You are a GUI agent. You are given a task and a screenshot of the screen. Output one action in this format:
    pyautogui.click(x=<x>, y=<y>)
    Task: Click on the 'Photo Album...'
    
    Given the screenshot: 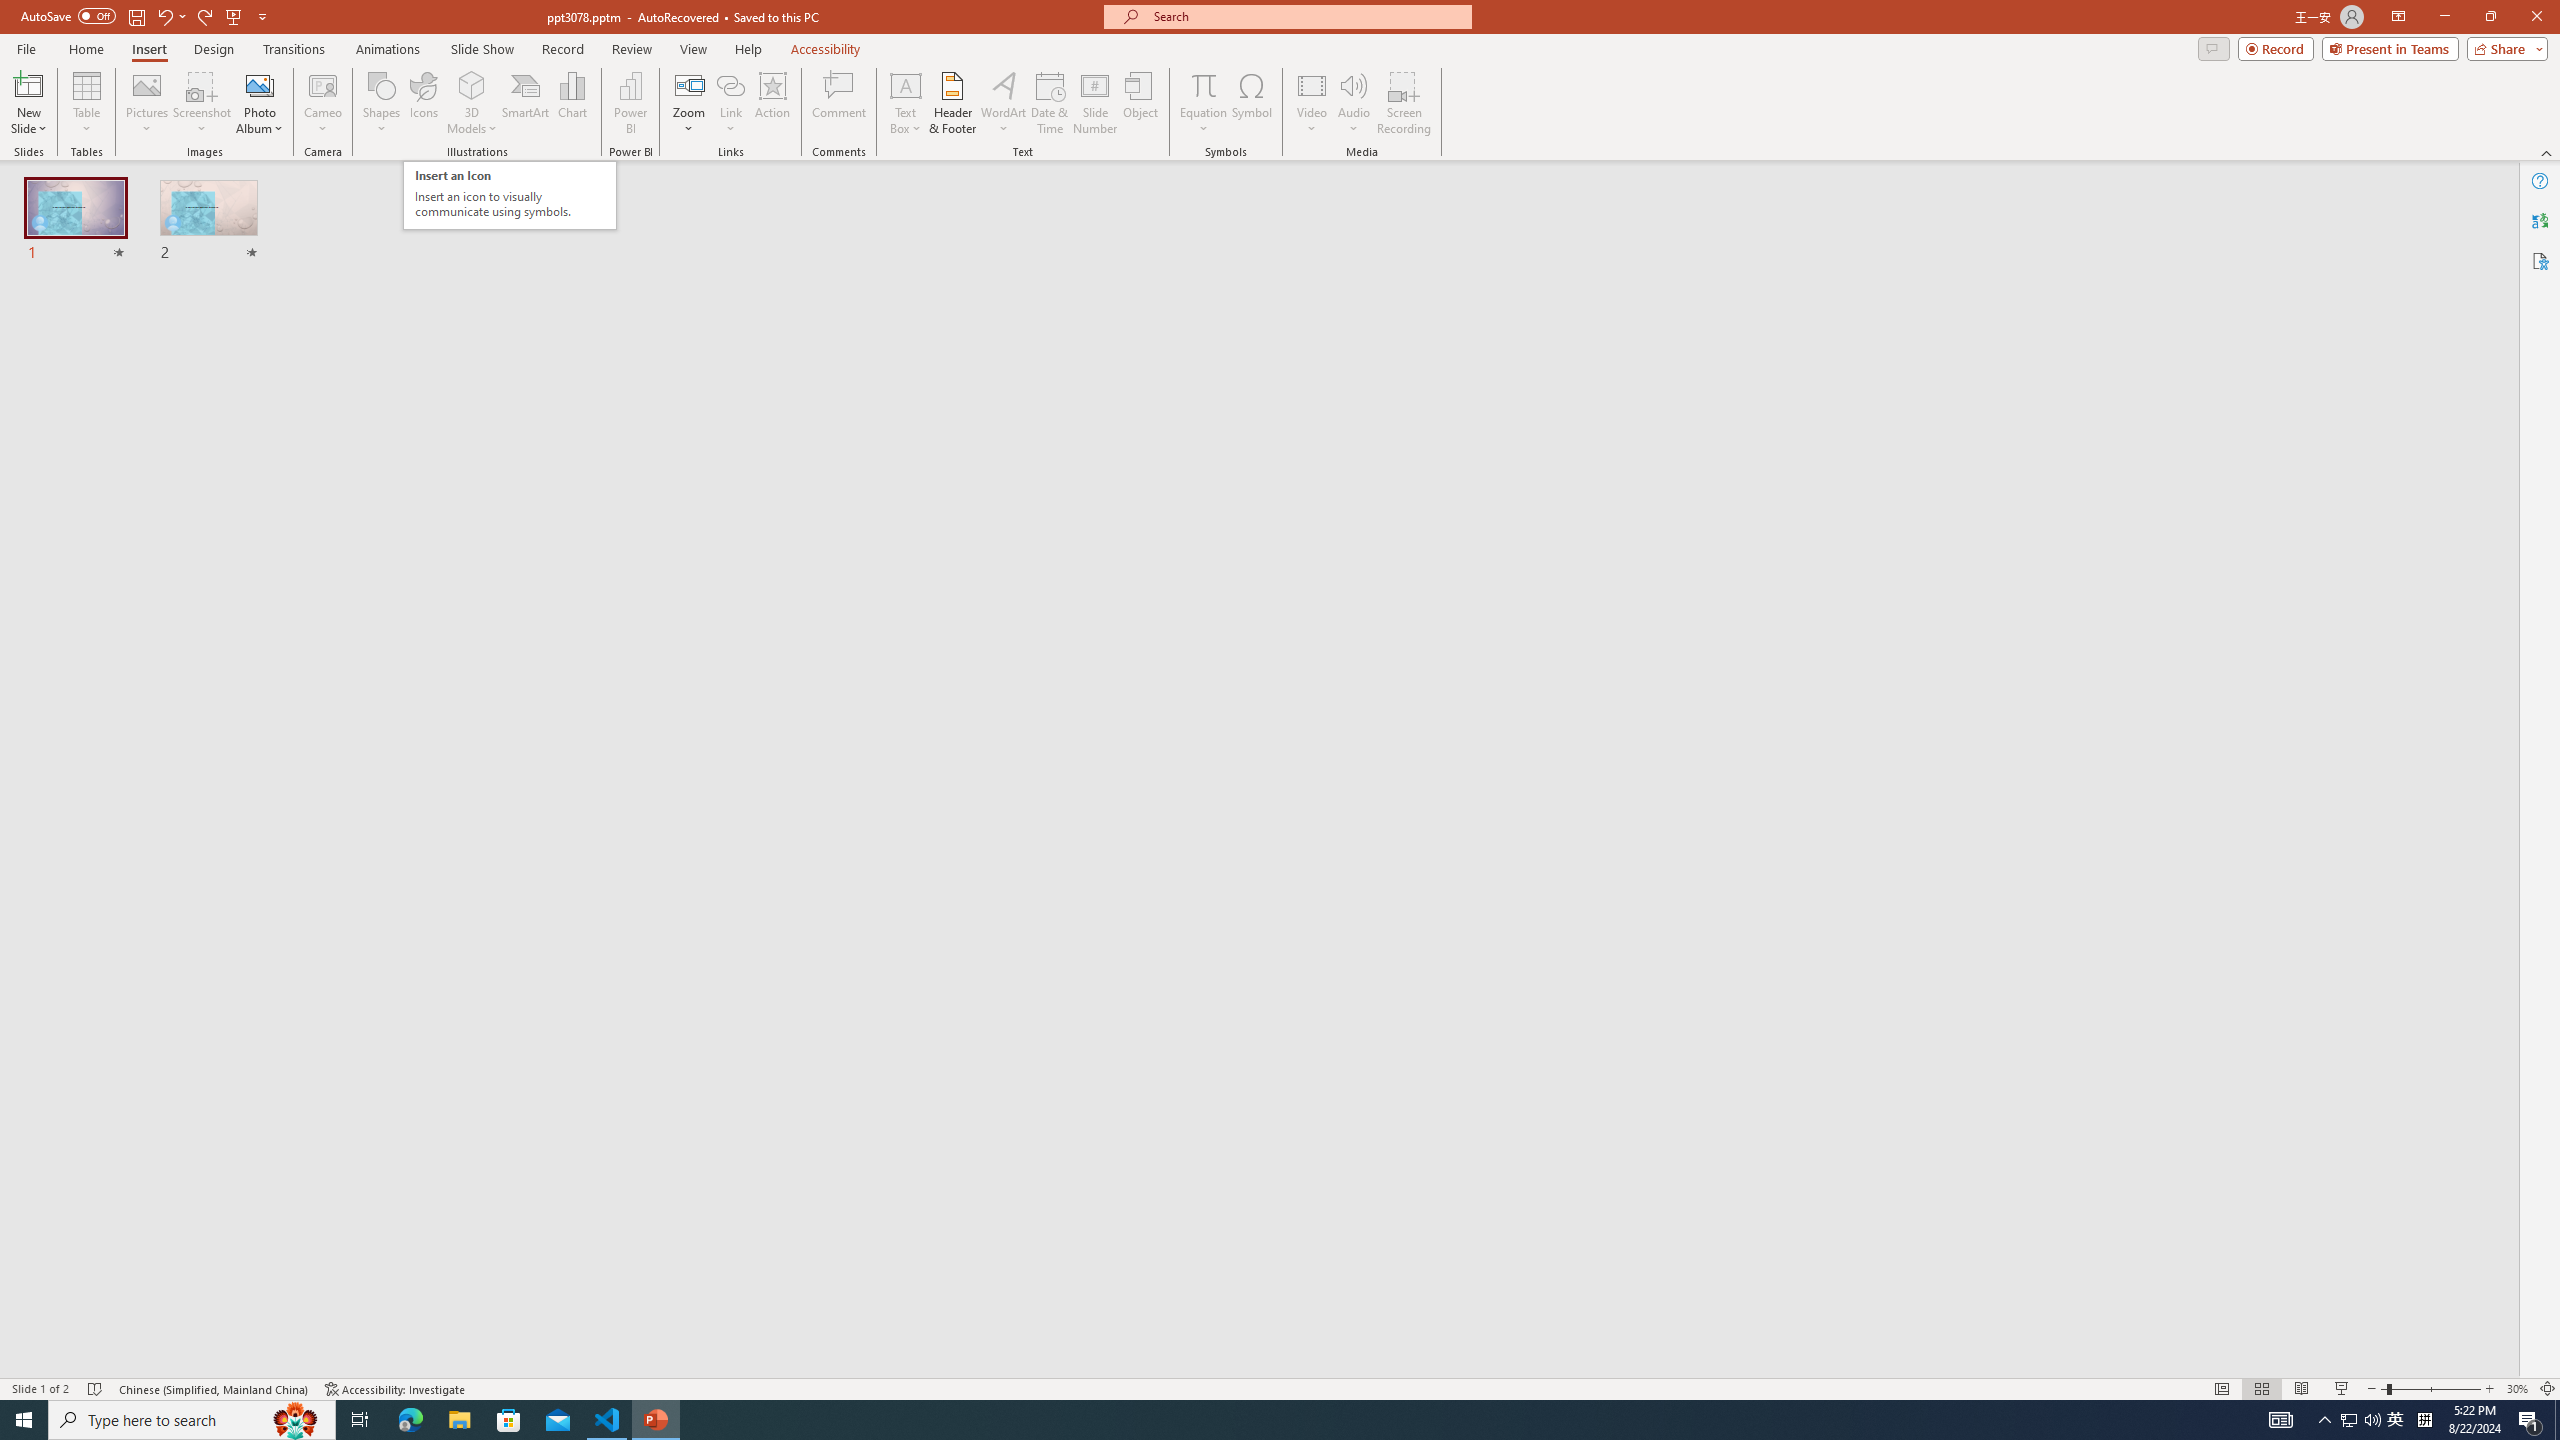 What is the action you would take?
    pyautogui.click(x=258, y=103)
    